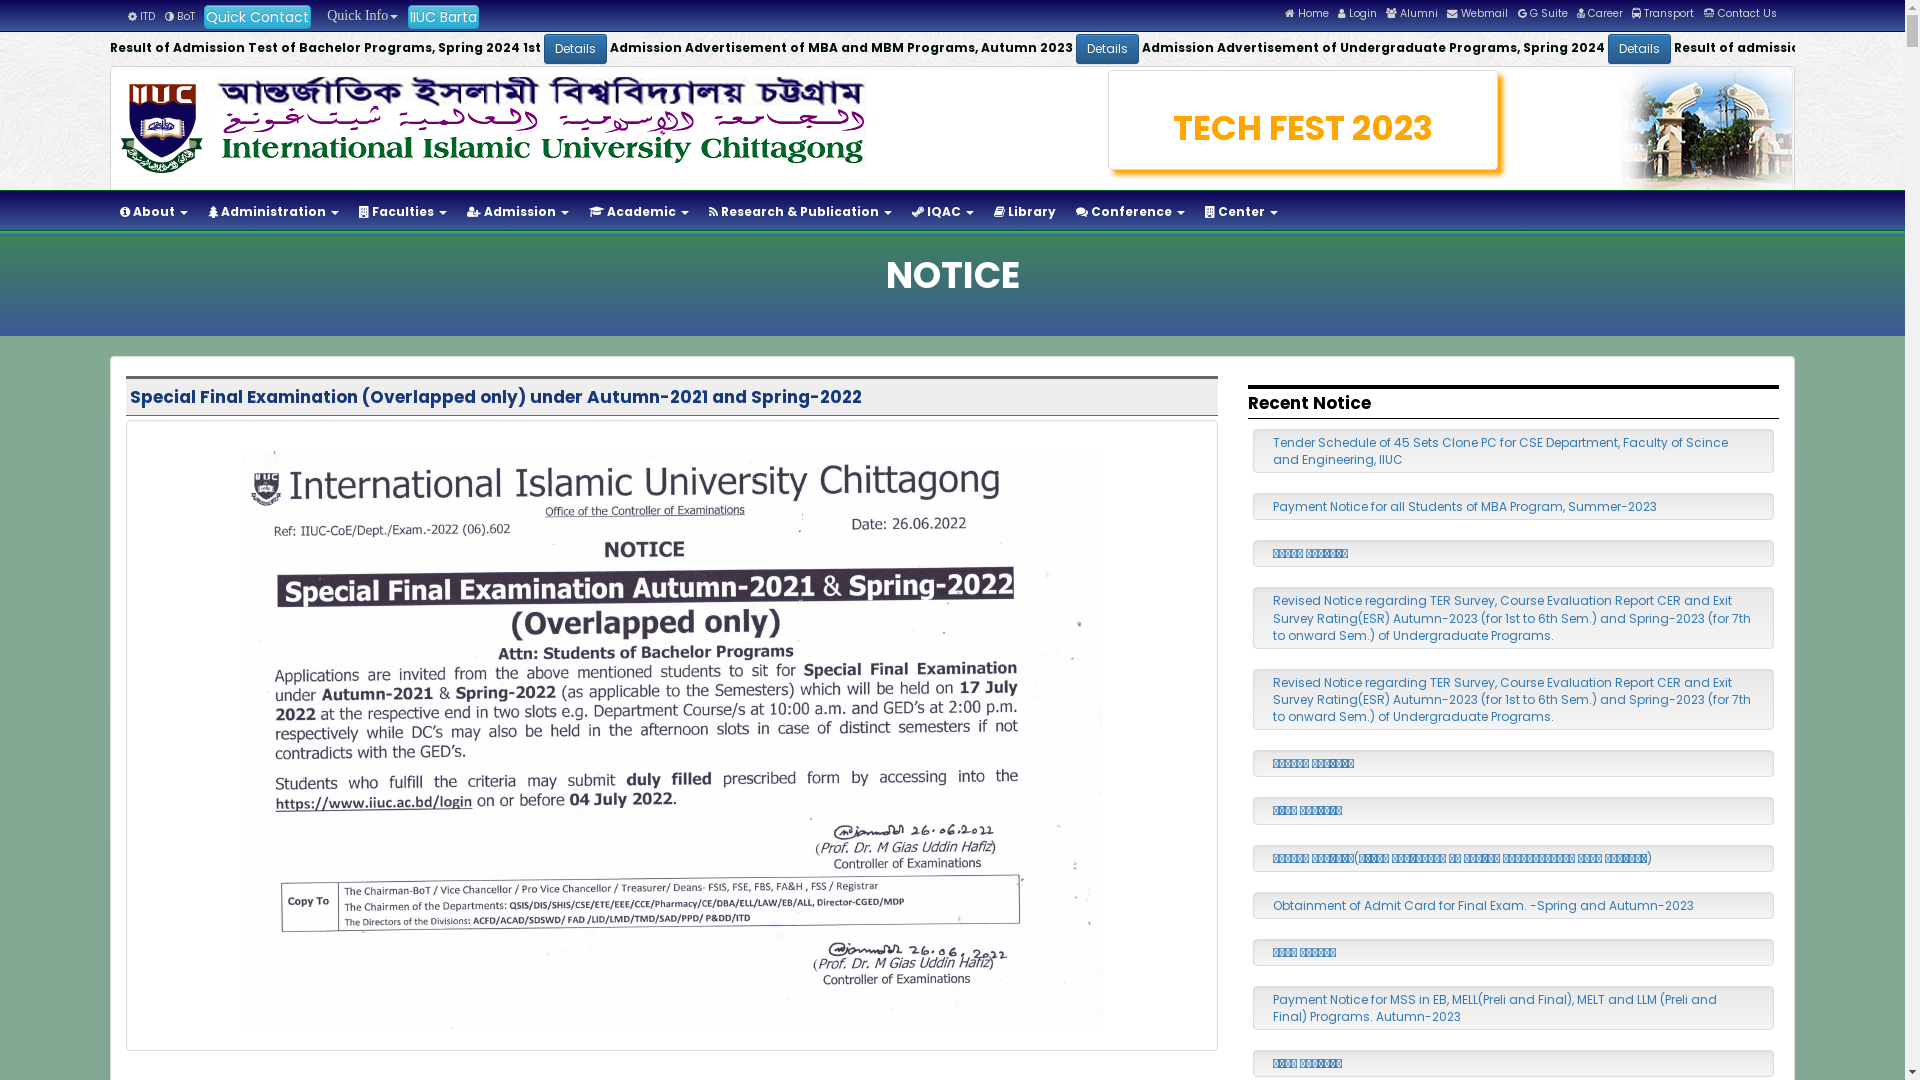 This screenshot has height=1080, width=1920. I want to click on '  Quick Info', so click(320, 15).